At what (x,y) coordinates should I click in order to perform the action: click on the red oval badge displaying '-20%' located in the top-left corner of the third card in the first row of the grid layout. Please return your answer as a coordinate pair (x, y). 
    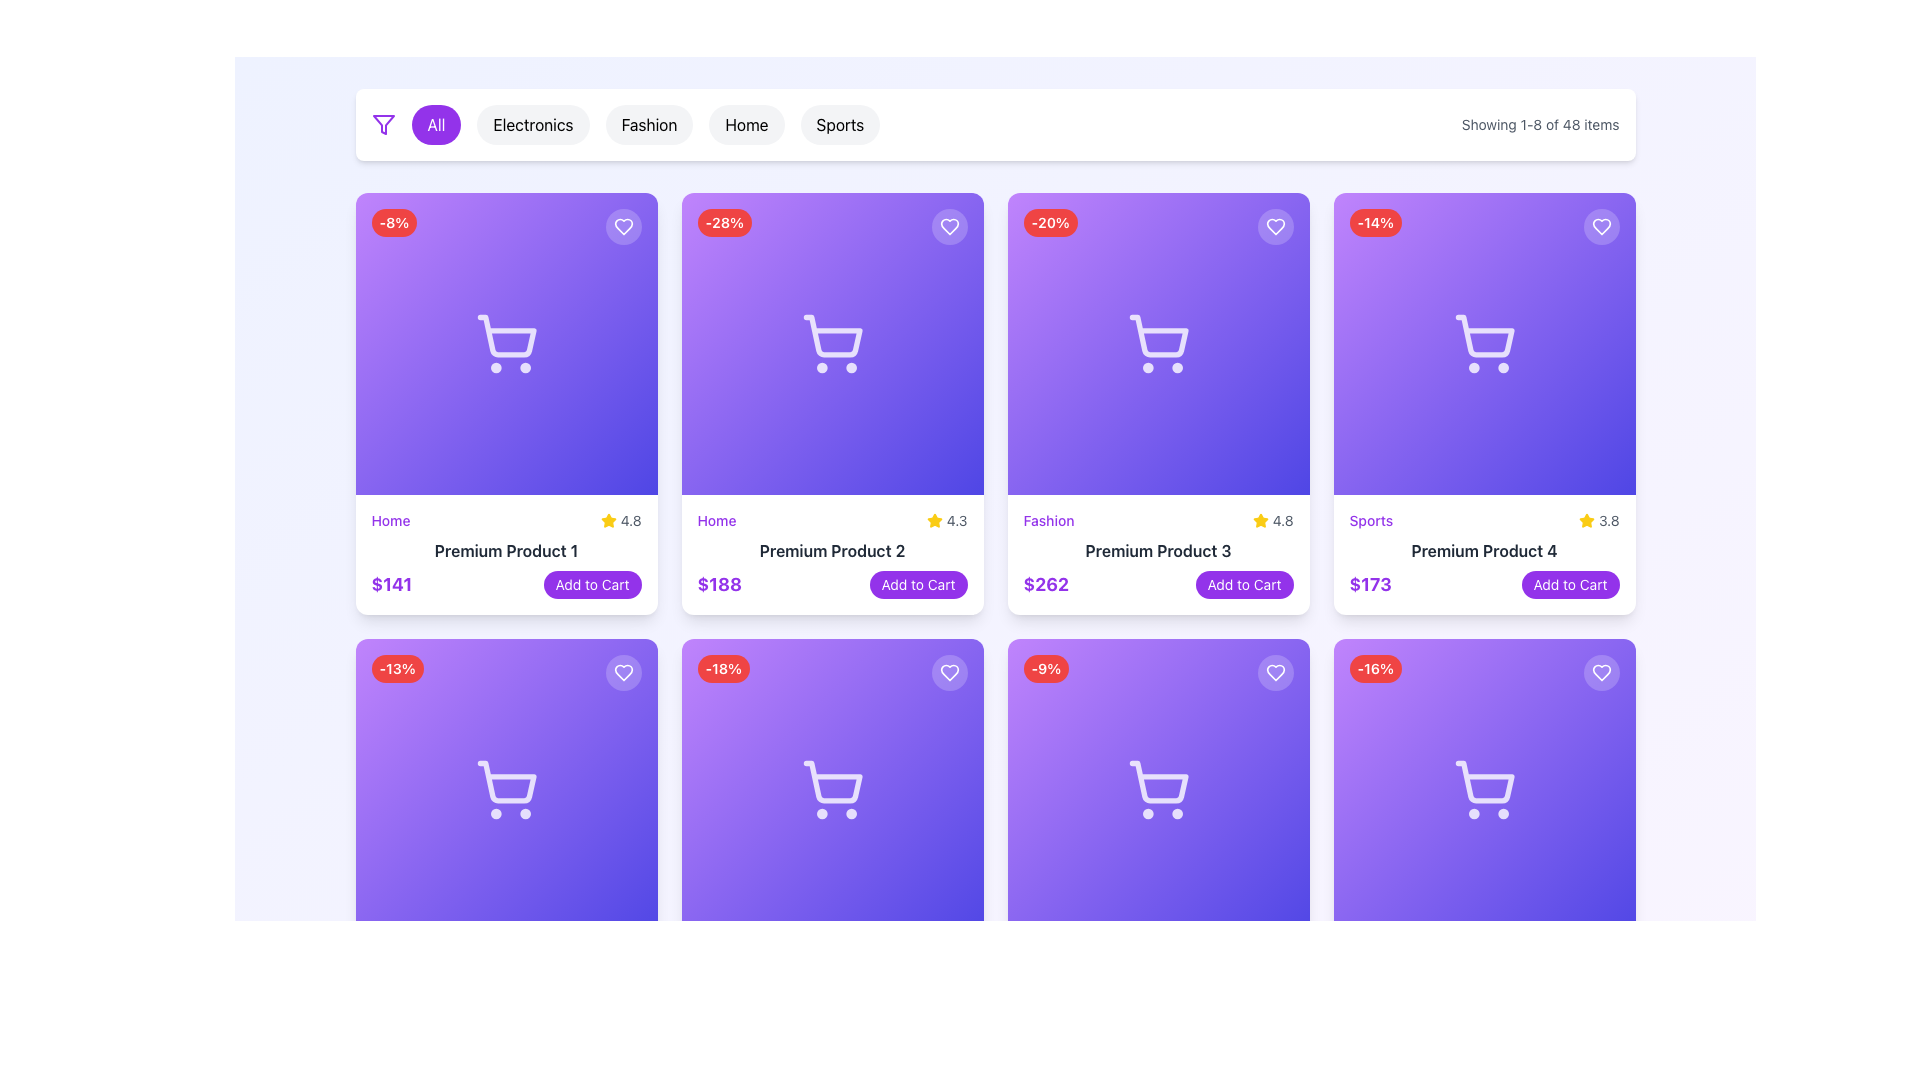
    Looking at the image, I should click on (1049, 223).